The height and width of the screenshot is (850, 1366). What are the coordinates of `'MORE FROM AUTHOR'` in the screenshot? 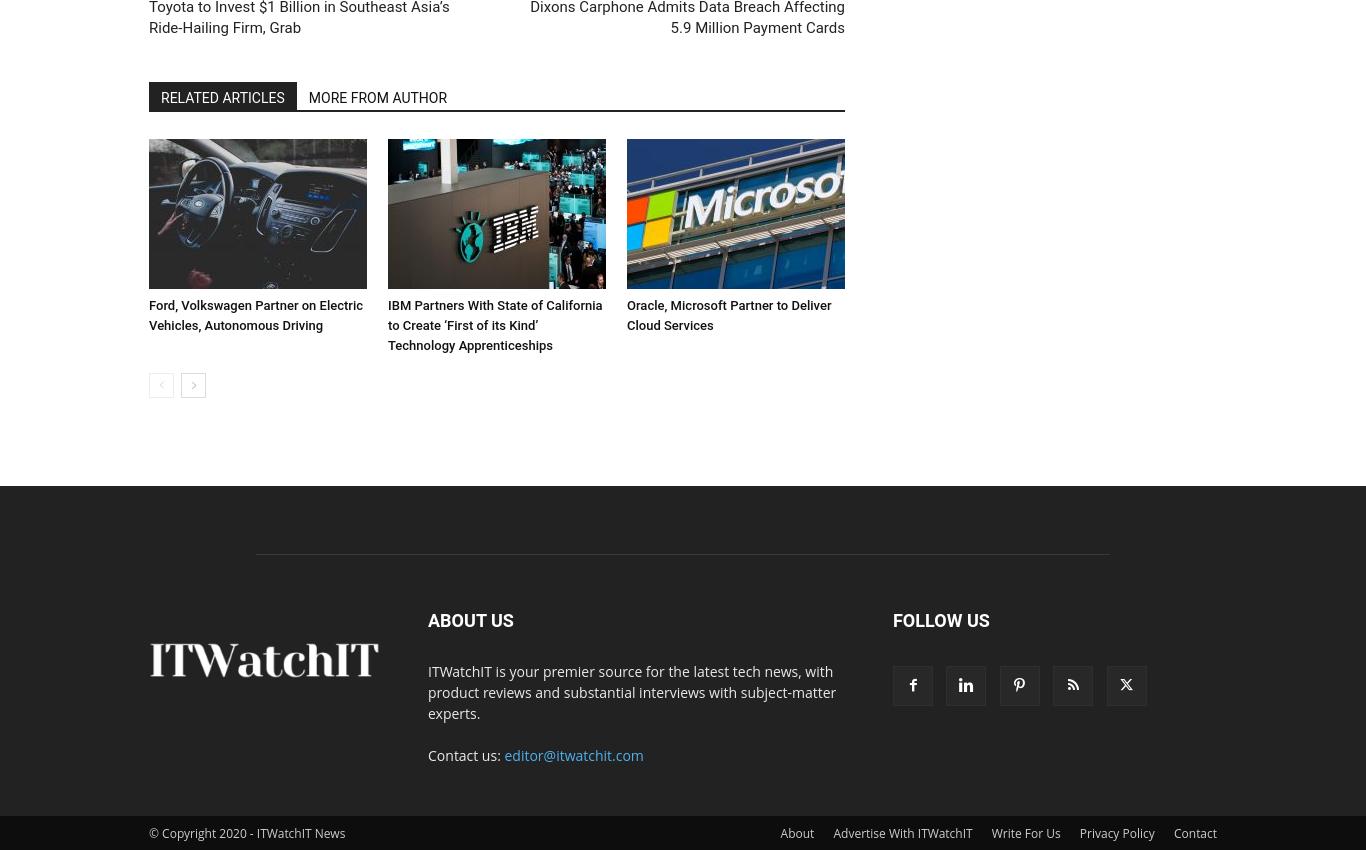 It's located at (376, 95).